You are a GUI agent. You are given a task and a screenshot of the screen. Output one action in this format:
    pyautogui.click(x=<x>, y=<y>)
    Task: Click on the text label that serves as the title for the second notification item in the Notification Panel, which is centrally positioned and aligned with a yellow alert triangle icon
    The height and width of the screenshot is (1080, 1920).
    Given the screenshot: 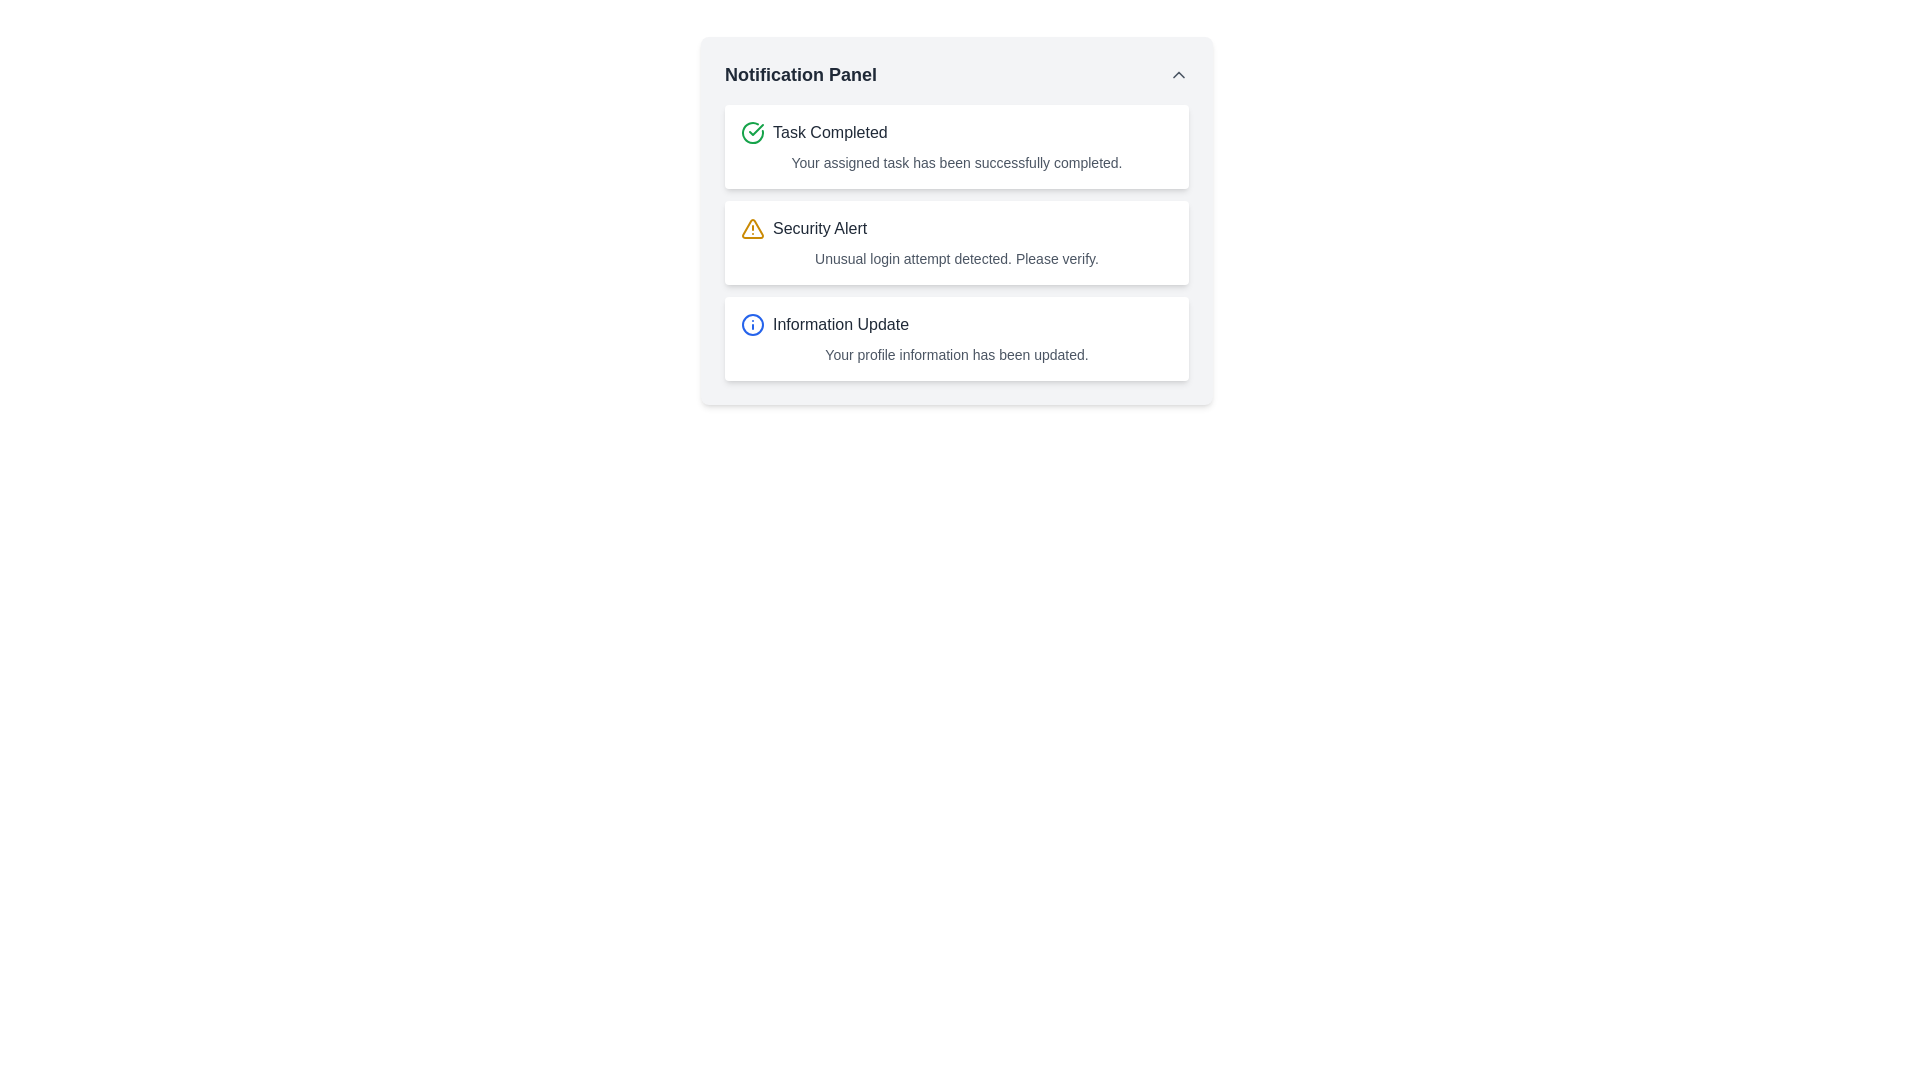 What is the action you would take?
    pyautogui.click(x=820, y=227)
    